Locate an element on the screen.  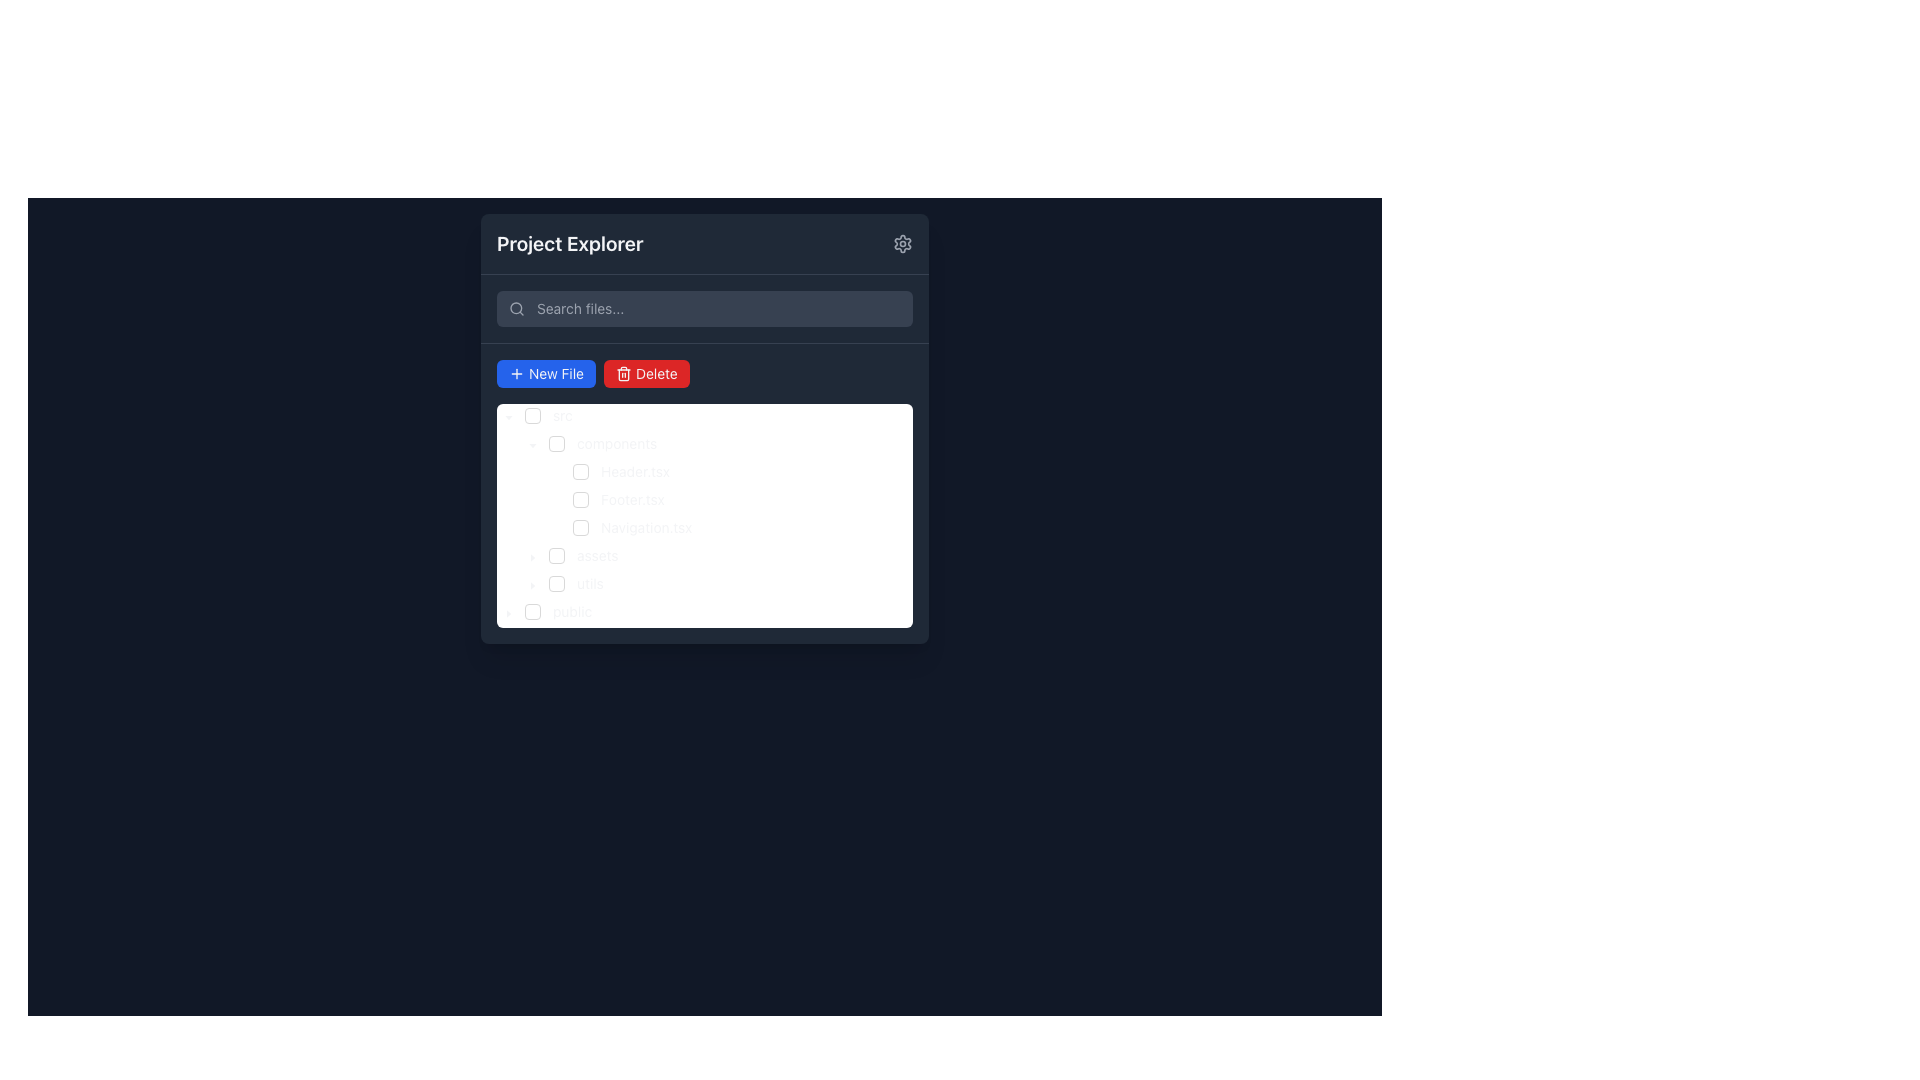
the settings icon button located at the top-right corner of the 'Project Explorer' header, next to the title text 'Project Explorer' is located at coordinates (901, 242).